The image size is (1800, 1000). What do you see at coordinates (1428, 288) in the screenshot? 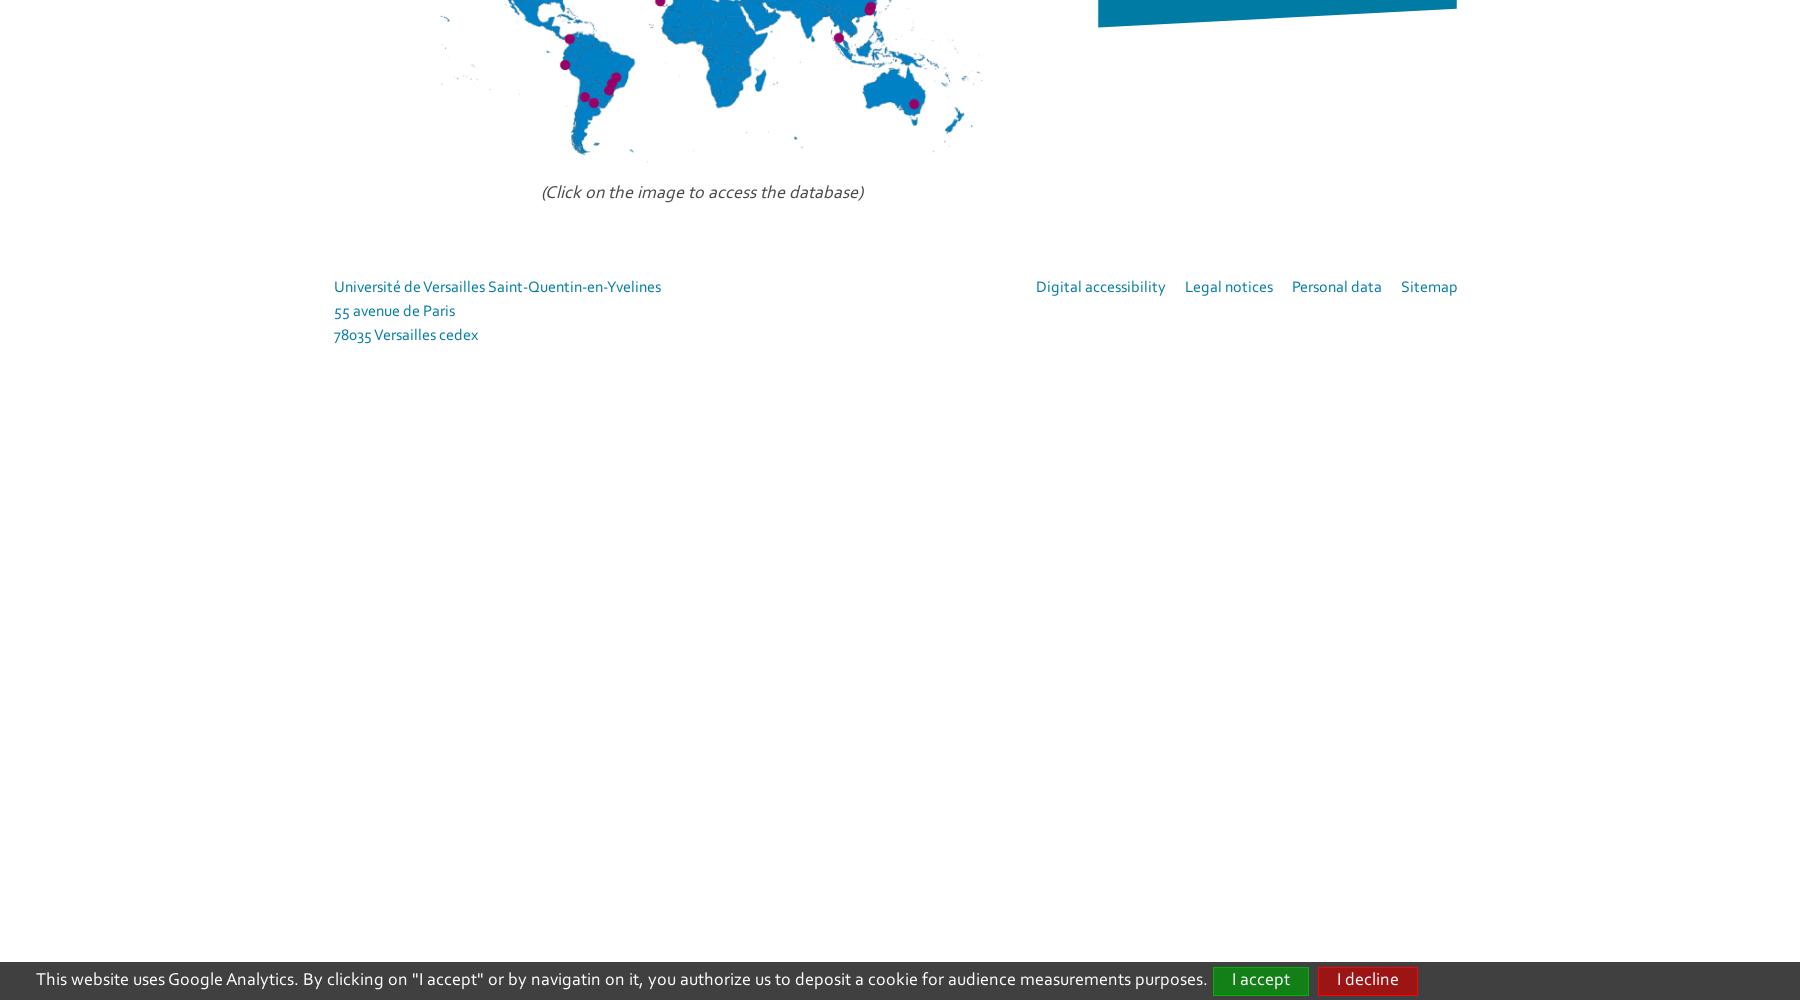
I see `'Sitemap'` at bounding box center [1428, 288].